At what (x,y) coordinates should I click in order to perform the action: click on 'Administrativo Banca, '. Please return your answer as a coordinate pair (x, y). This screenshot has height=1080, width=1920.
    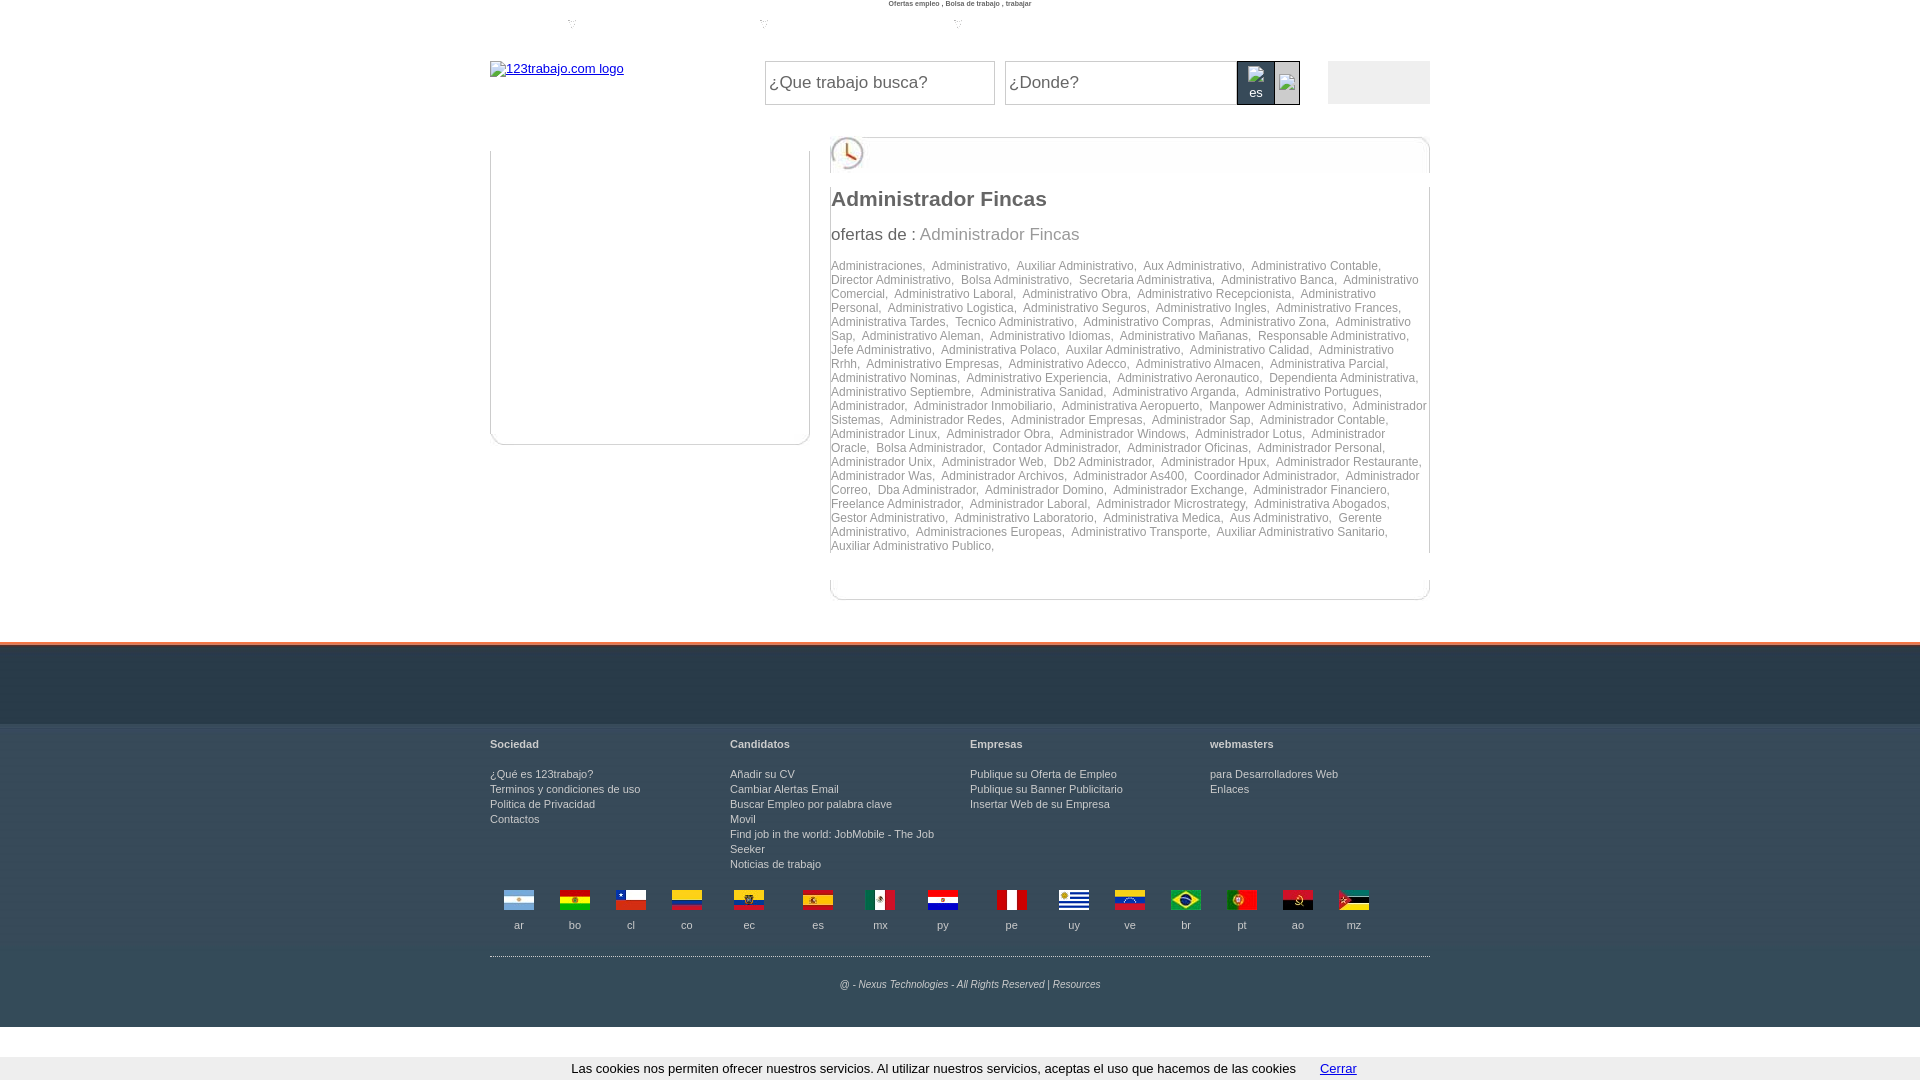
    Looking at the image, I should click on (1281, 280).